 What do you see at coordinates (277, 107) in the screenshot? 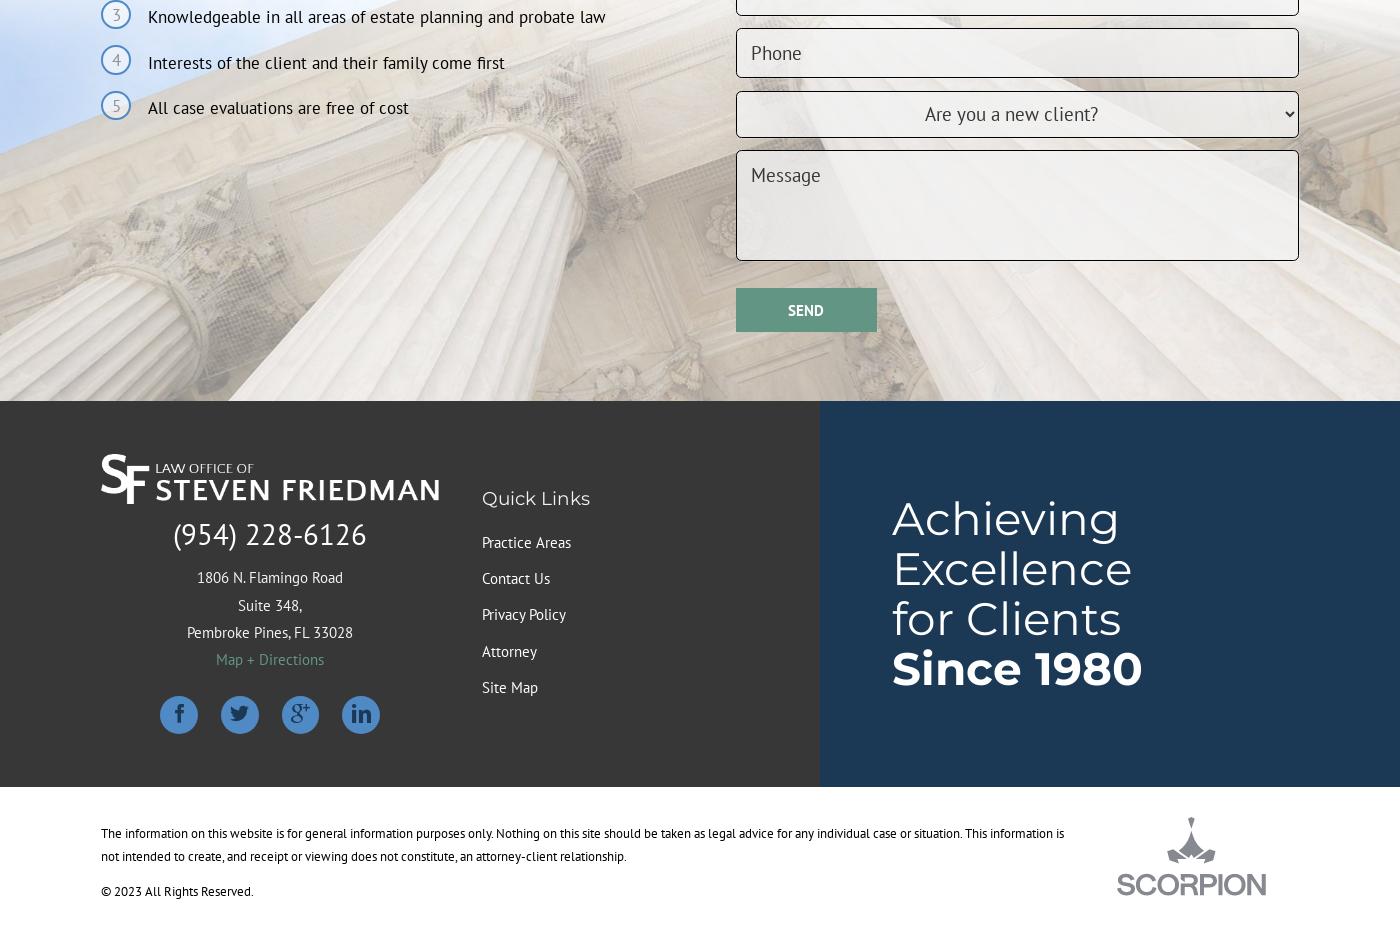
I see `'All case evaluations are free of cost'` at bounding box center [277, 107].